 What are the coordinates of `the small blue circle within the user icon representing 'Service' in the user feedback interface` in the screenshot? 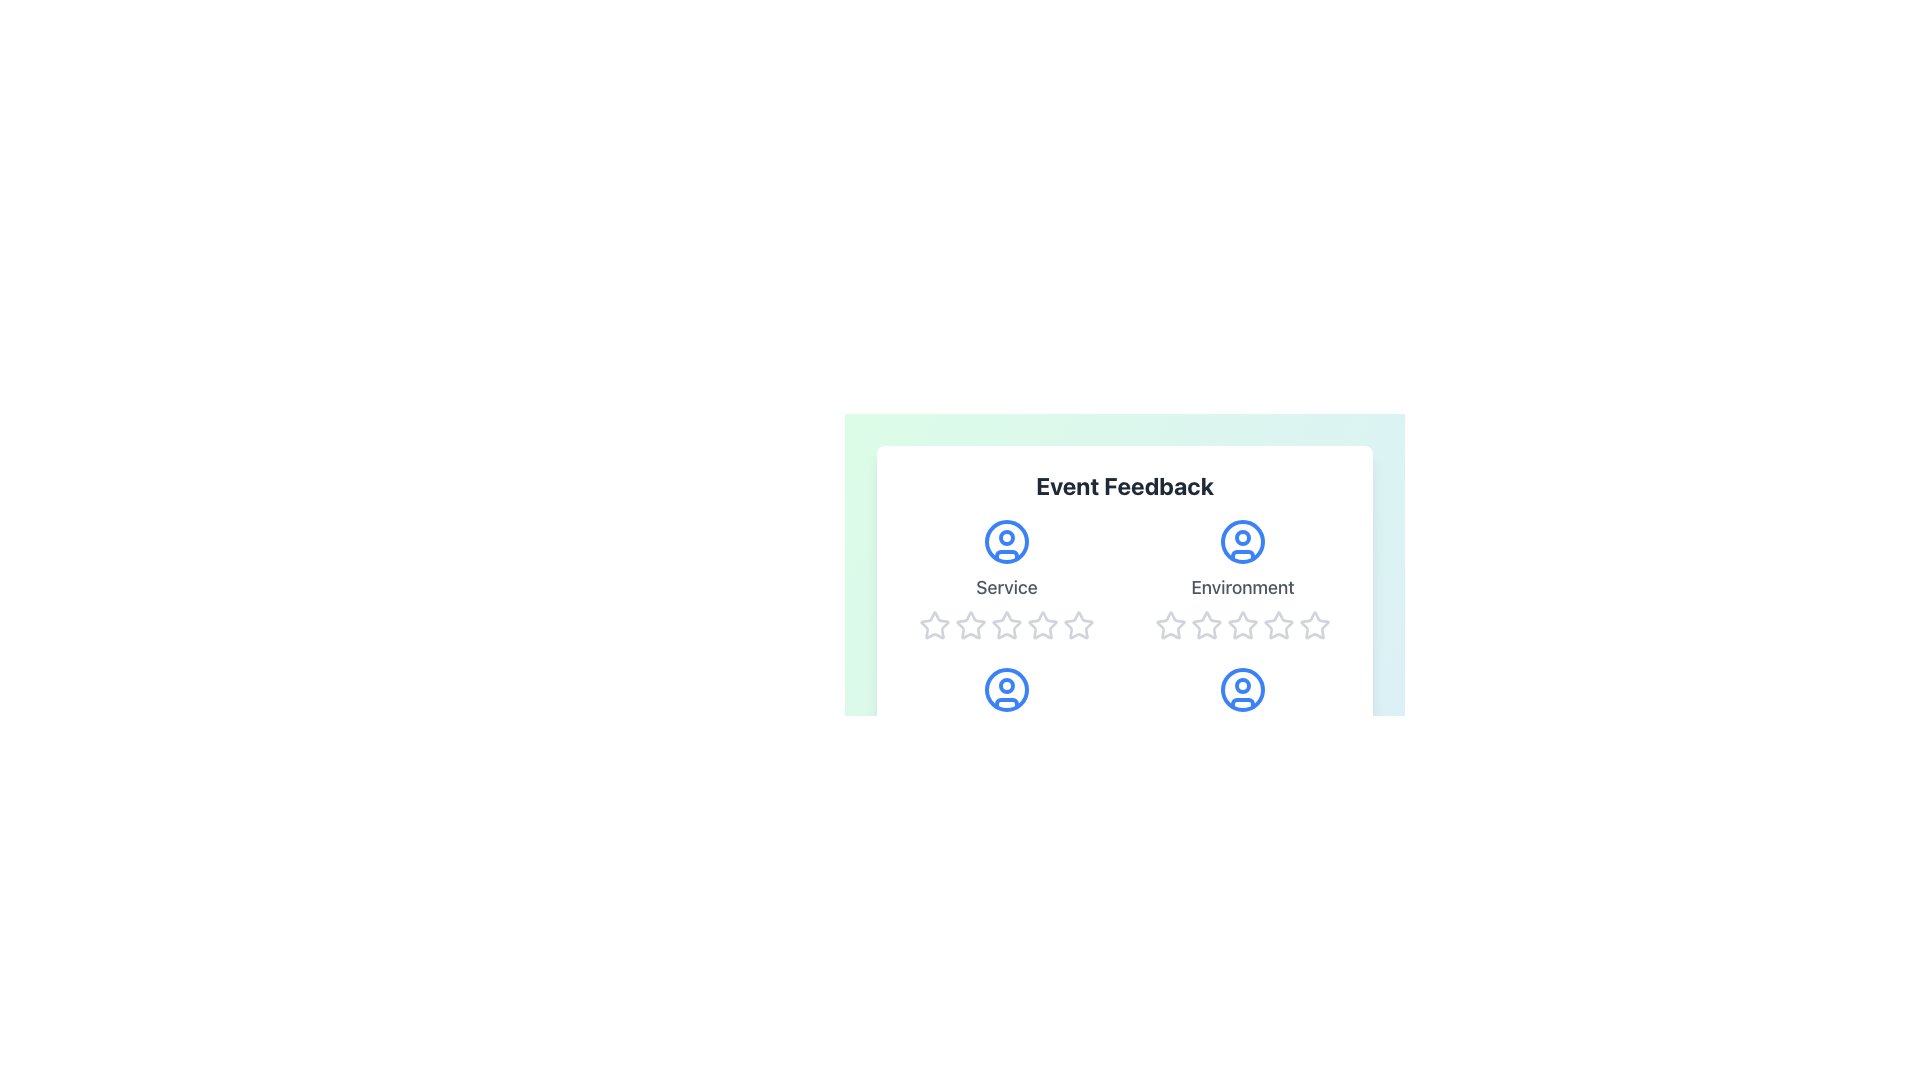 It's located at (1007, 685).